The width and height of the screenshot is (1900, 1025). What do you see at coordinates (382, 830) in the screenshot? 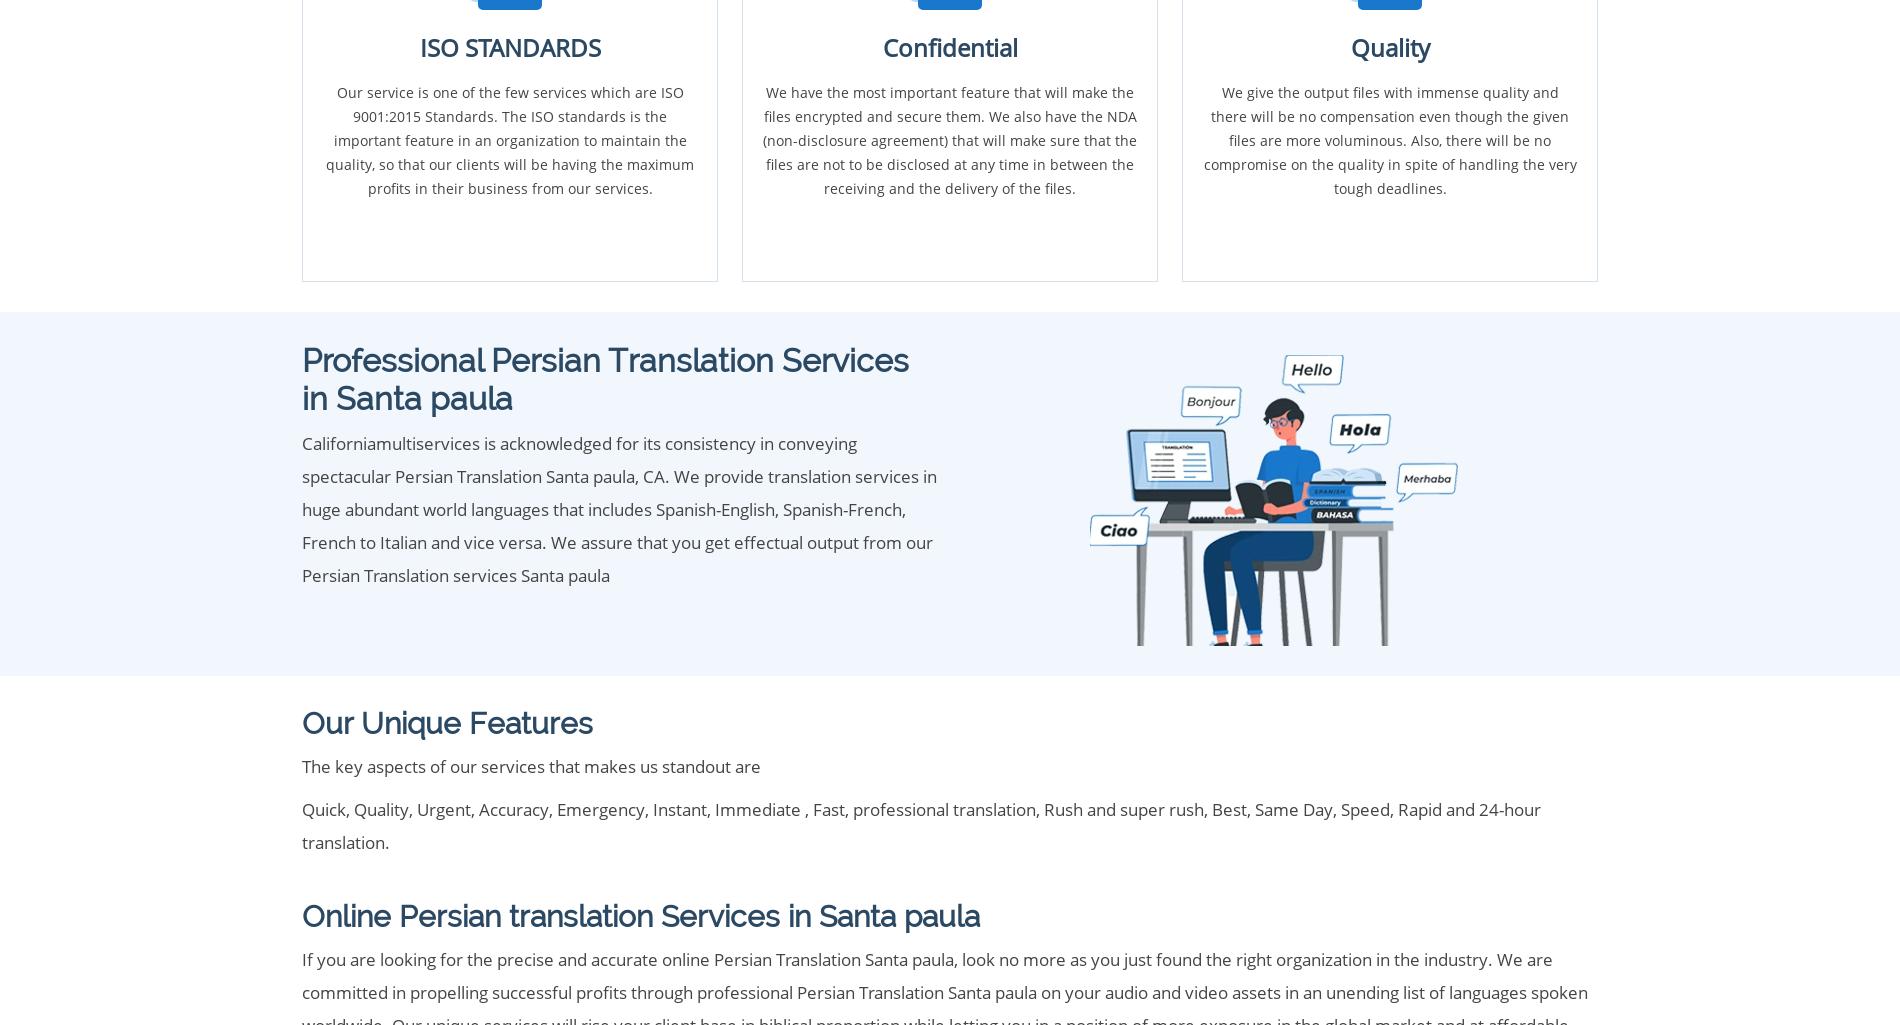
I see `'List of services'` at bounding box center [382, 830].